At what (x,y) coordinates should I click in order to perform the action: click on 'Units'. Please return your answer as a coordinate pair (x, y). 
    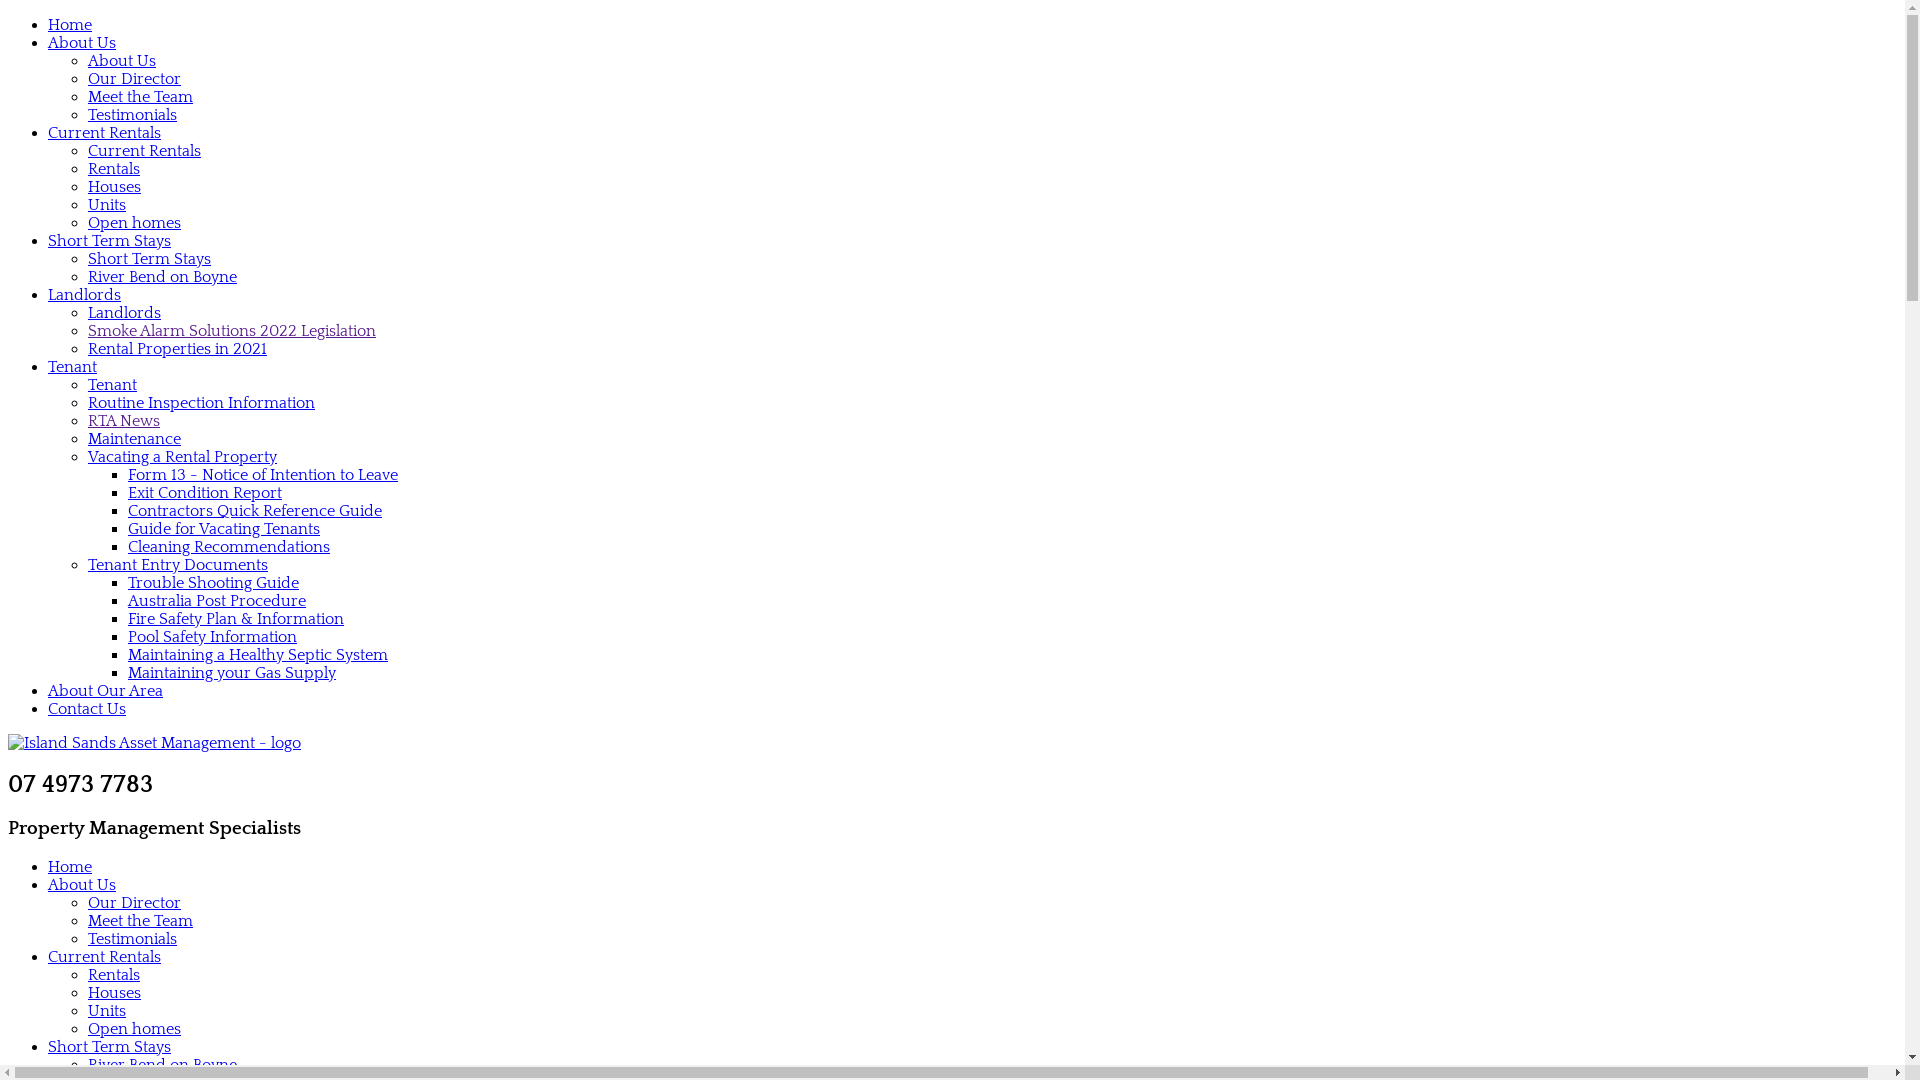
    Looking at the image, I should click on (105, 204).